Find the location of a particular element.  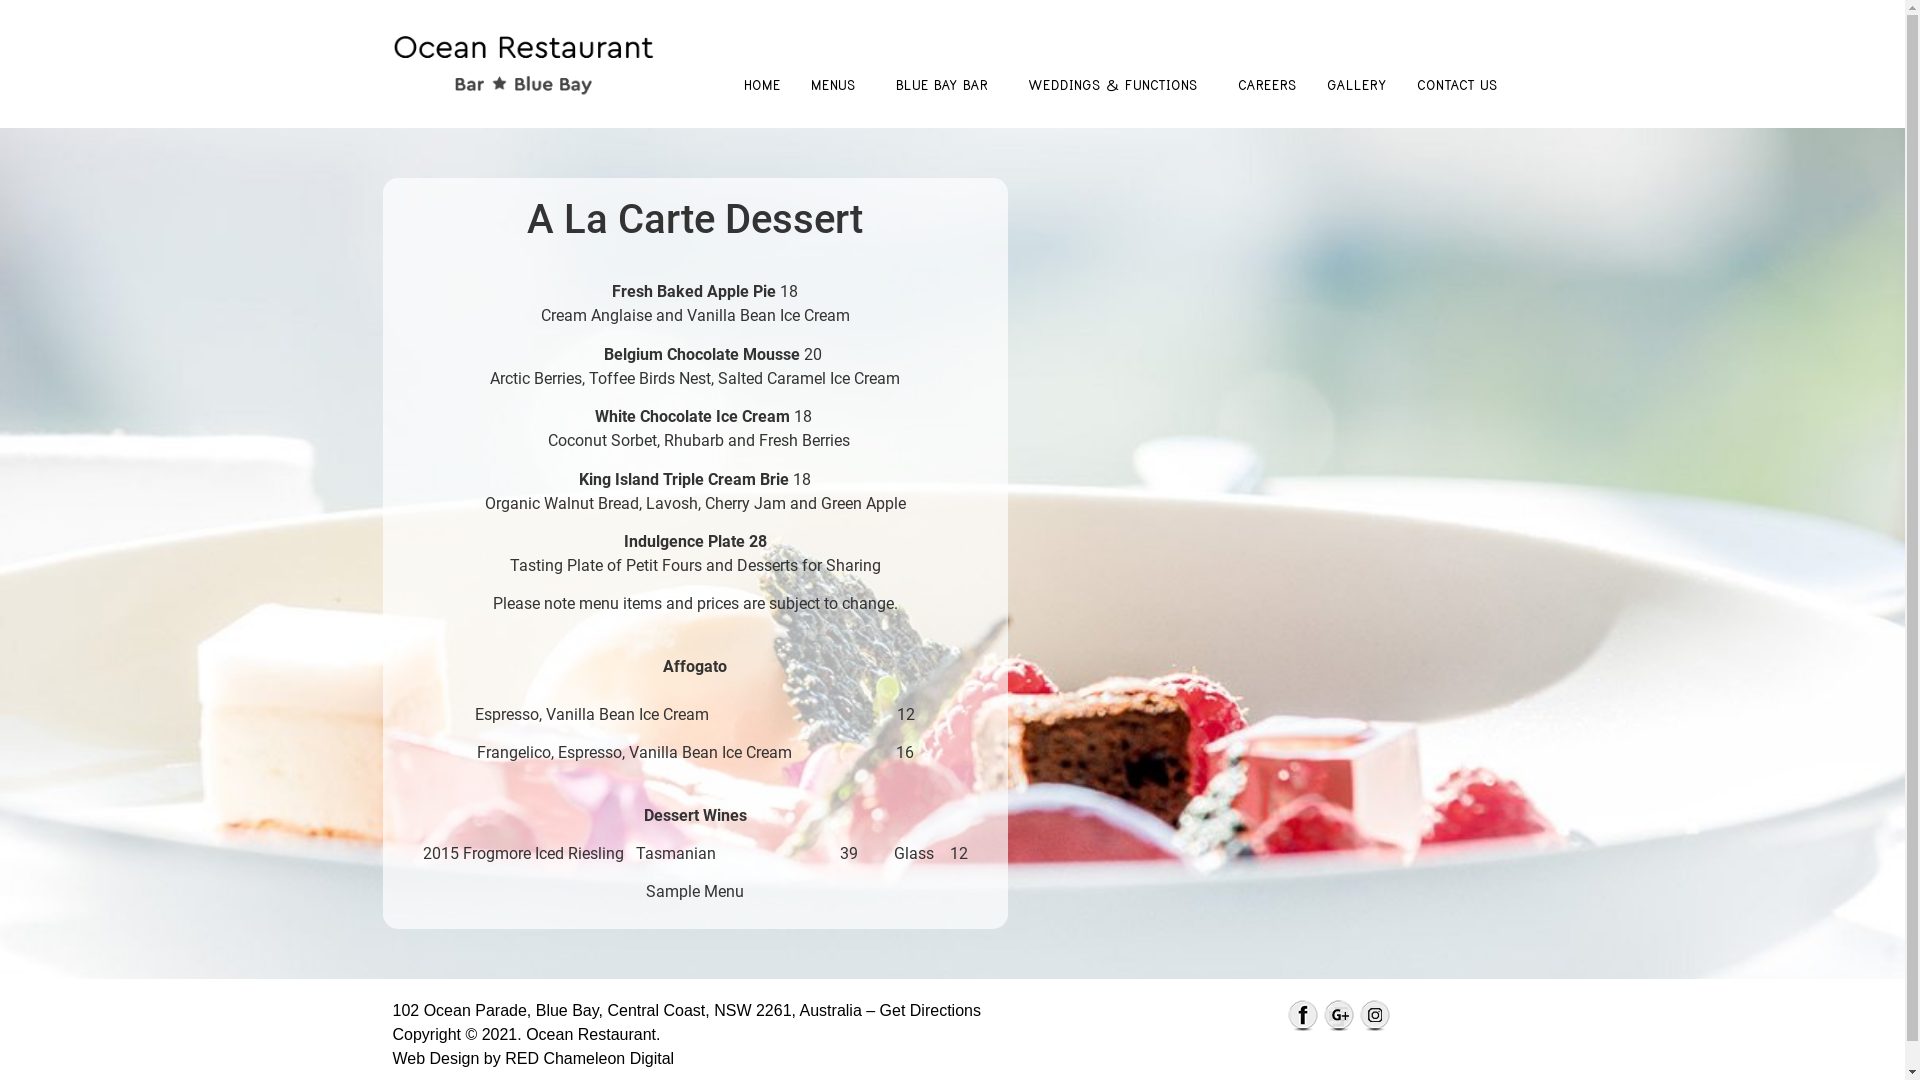

'GALLERY' is located at coordinates (1357, 83).